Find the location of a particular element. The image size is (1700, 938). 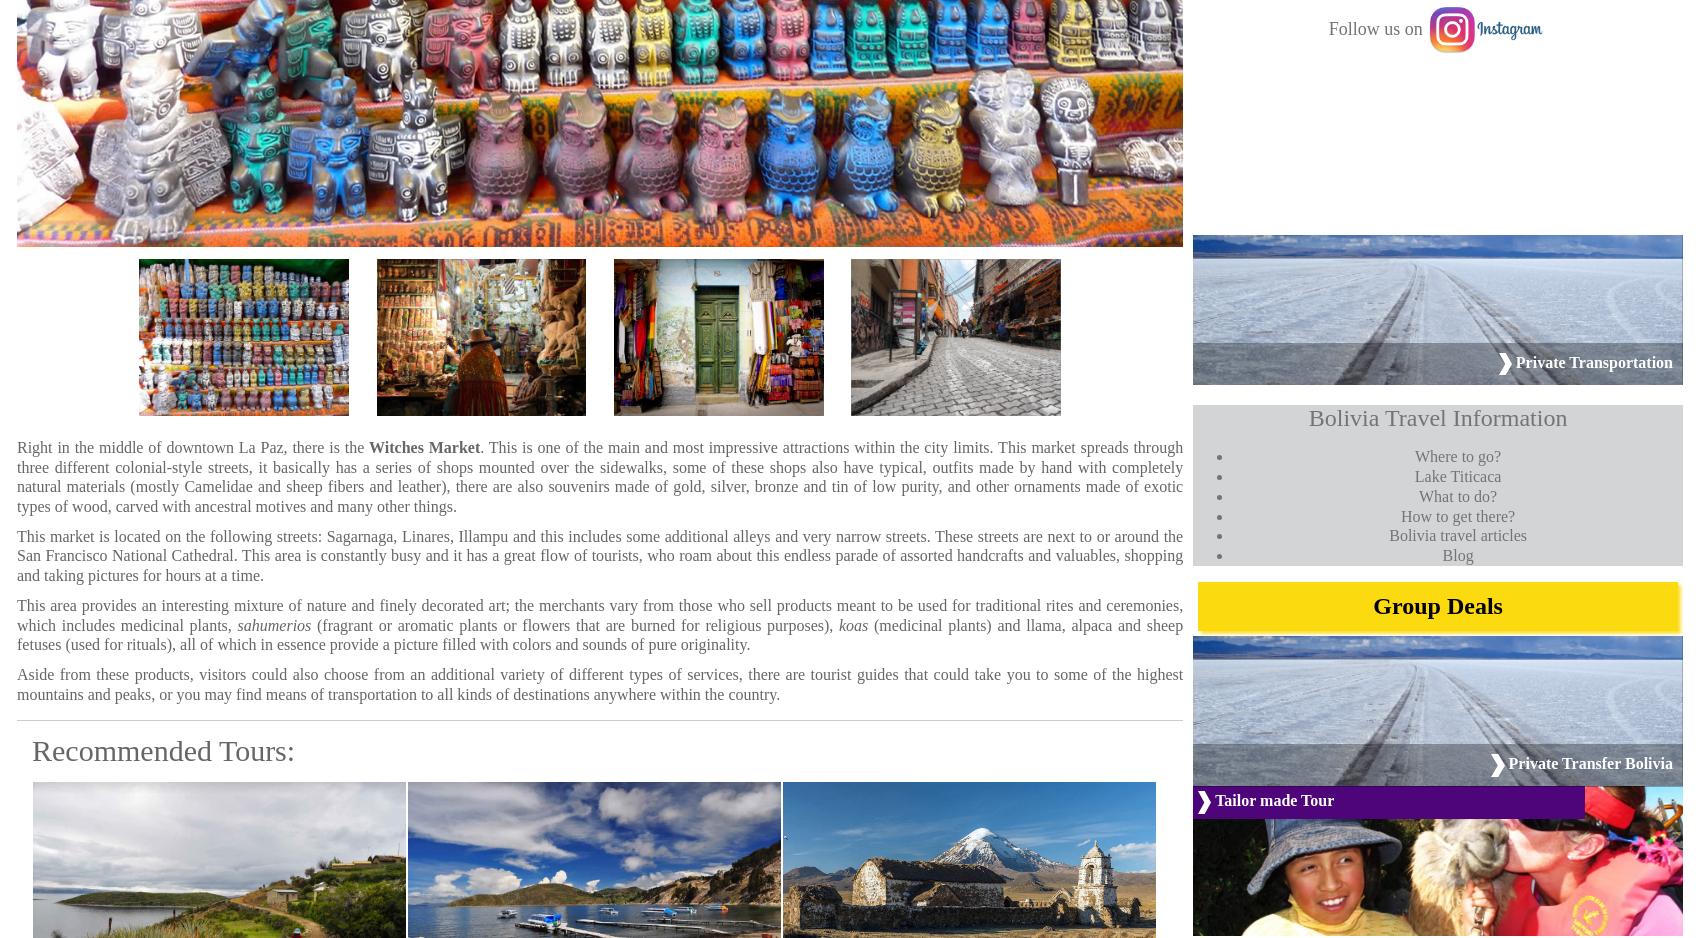

'Private Transfer Bolivia' is located at coordinates (1588, 763).